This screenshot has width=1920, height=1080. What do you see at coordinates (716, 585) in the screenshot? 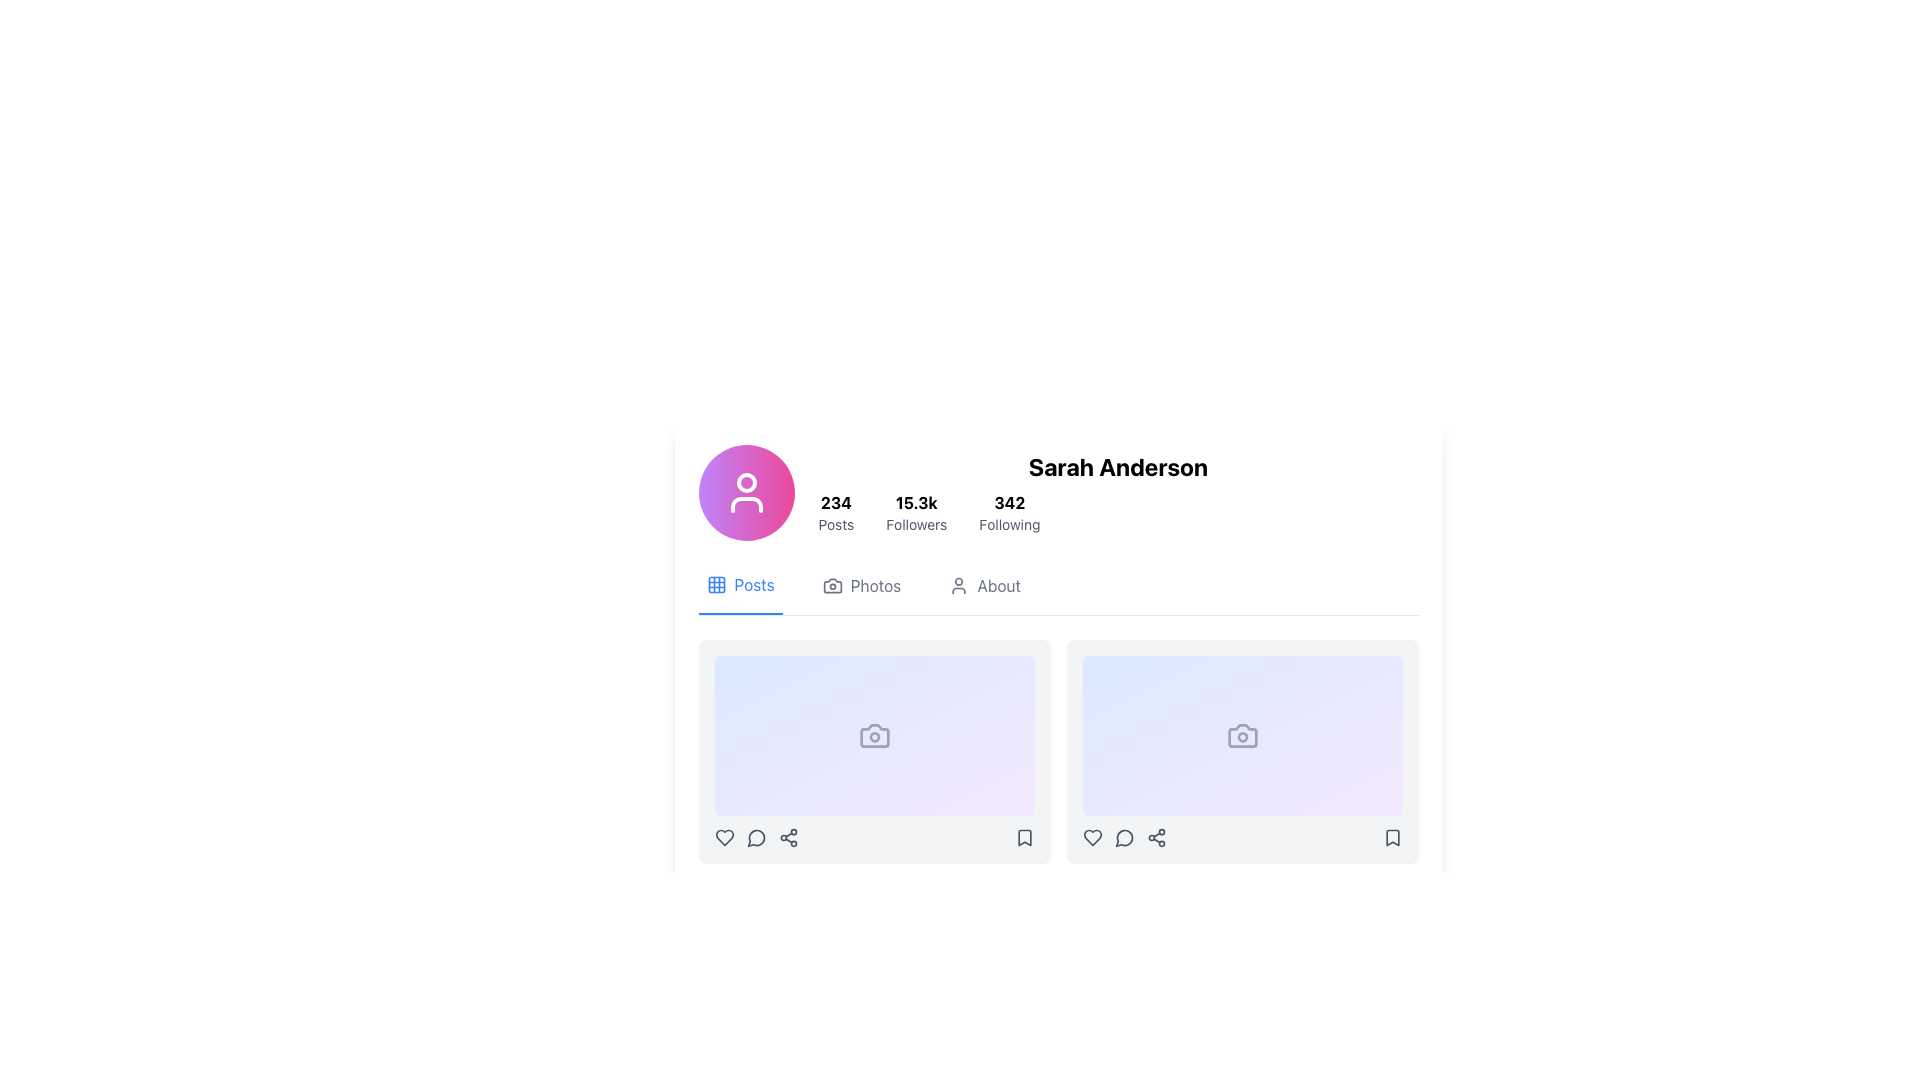
I see `the 'Posts' icon element located in the horizontal navigation bar` at bounding box center [716, 585].